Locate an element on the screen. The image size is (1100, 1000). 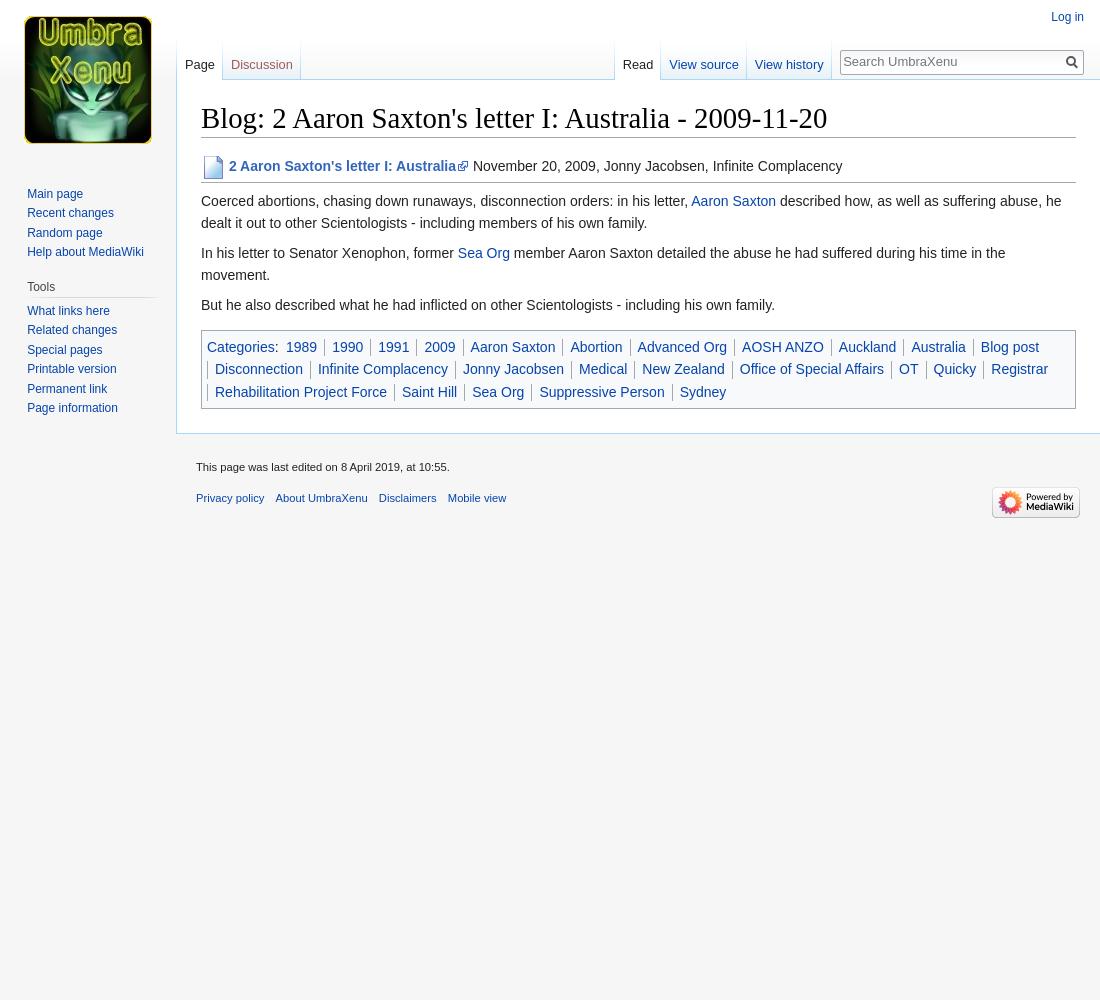
'1989' is located at coordinates (299, 345).